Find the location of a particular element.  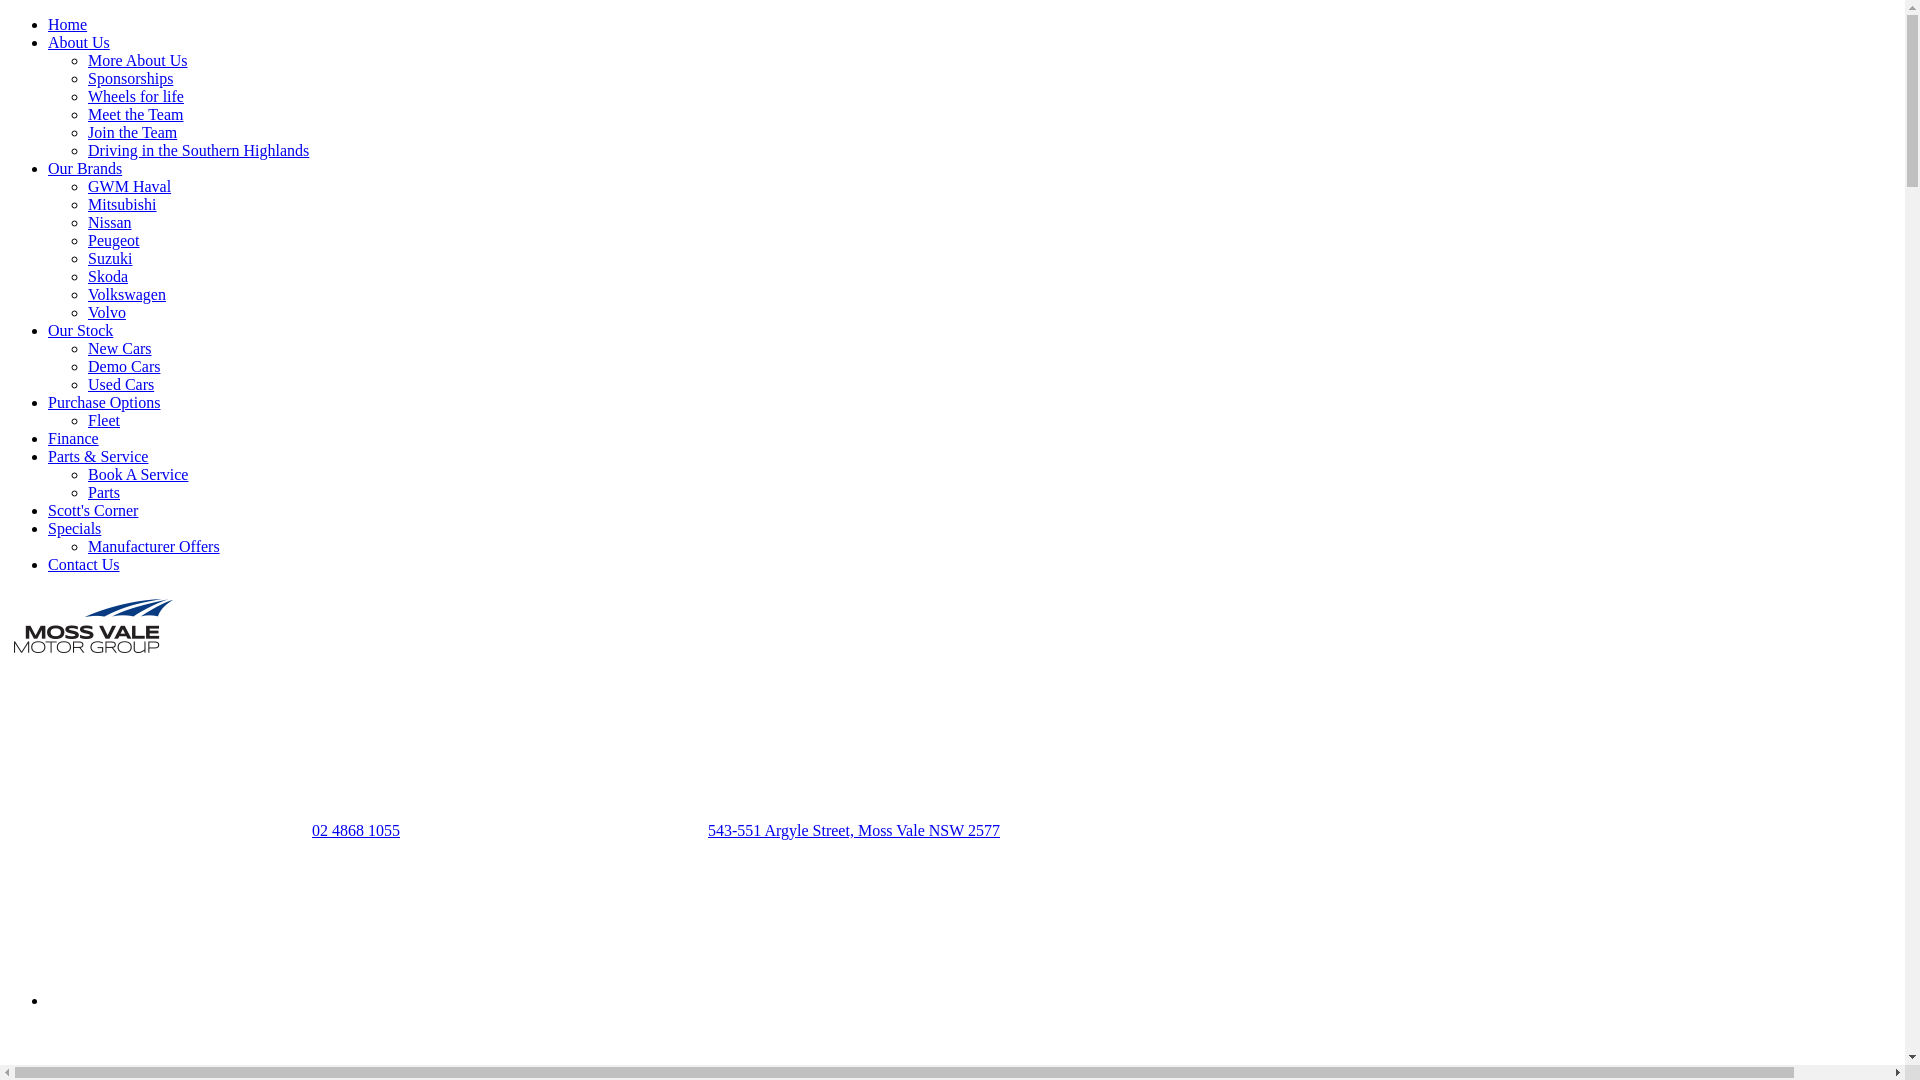

'02 4868 1055' is located at coordinates (311, 830).